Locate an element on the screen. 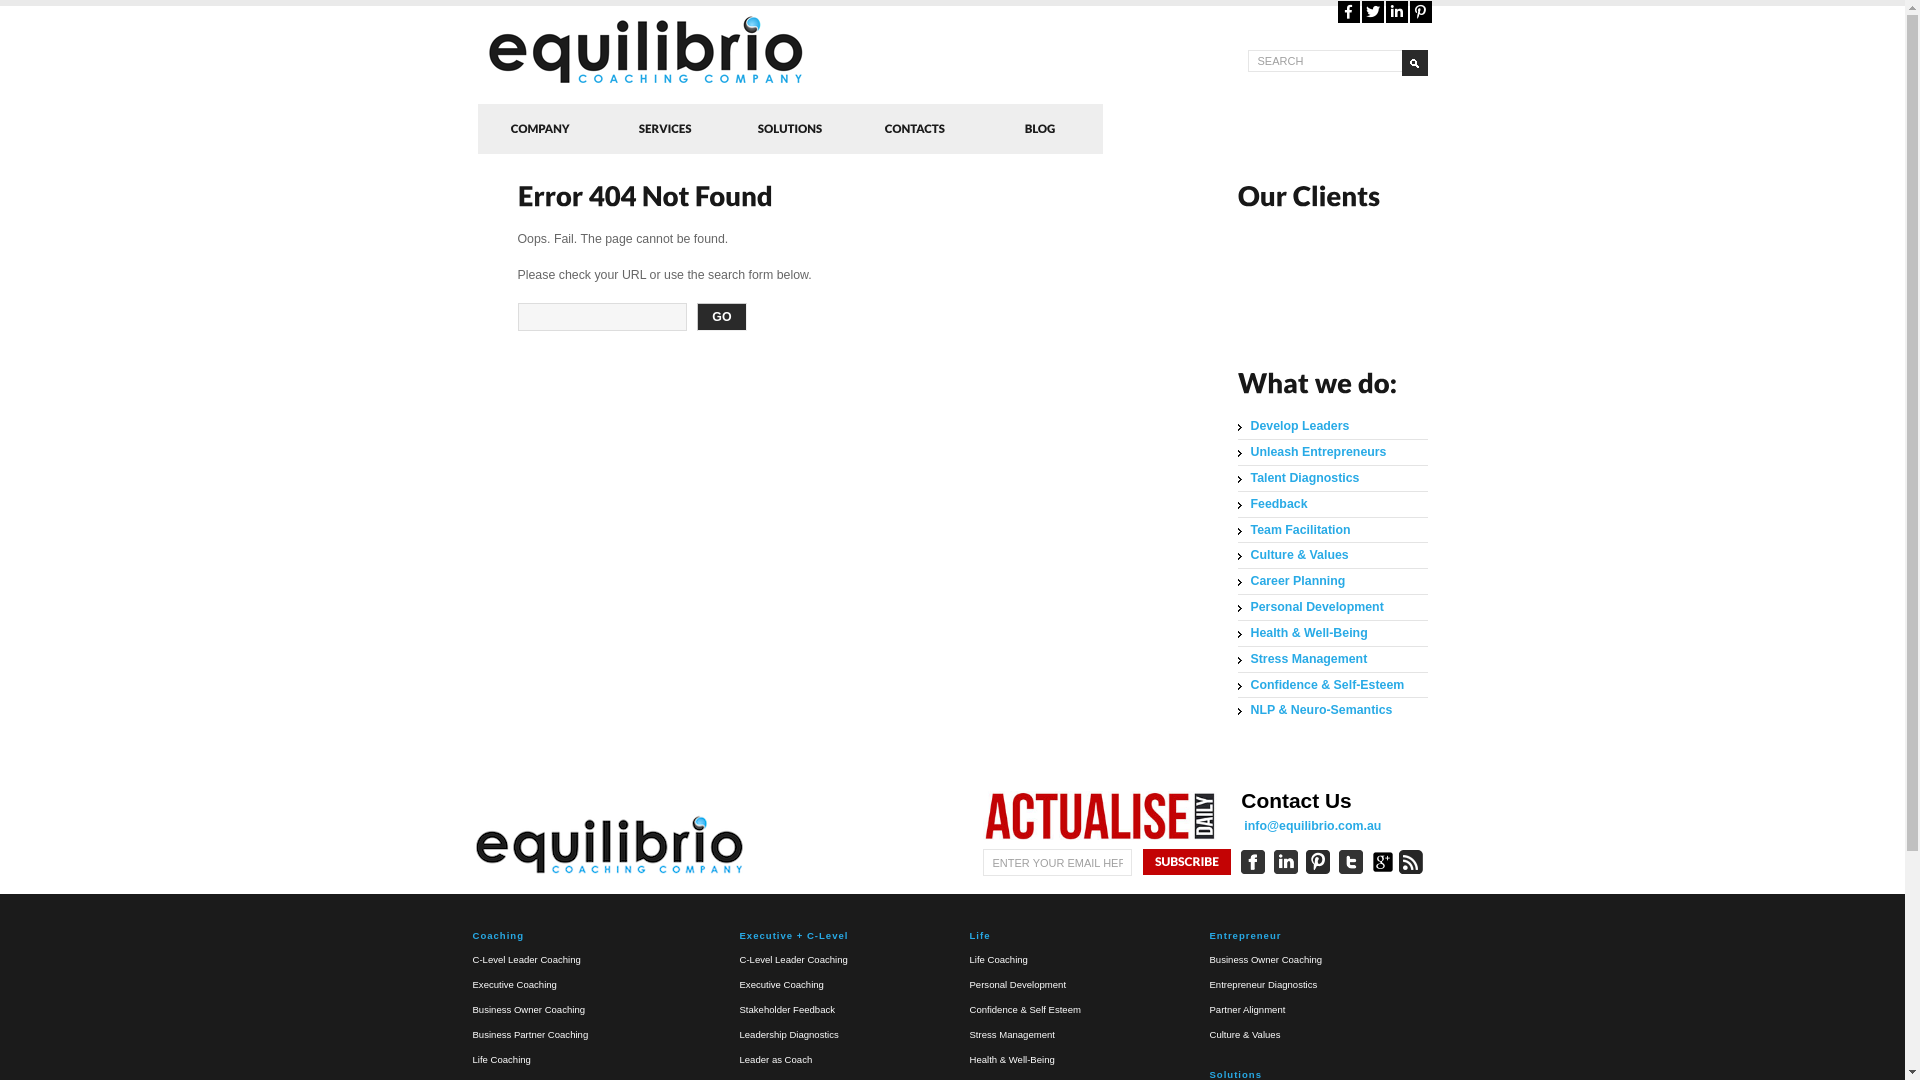 This screenshot has height=1080, width=1920. 'info@equilibrio.com.au' is located at coordinates (1312, 825).